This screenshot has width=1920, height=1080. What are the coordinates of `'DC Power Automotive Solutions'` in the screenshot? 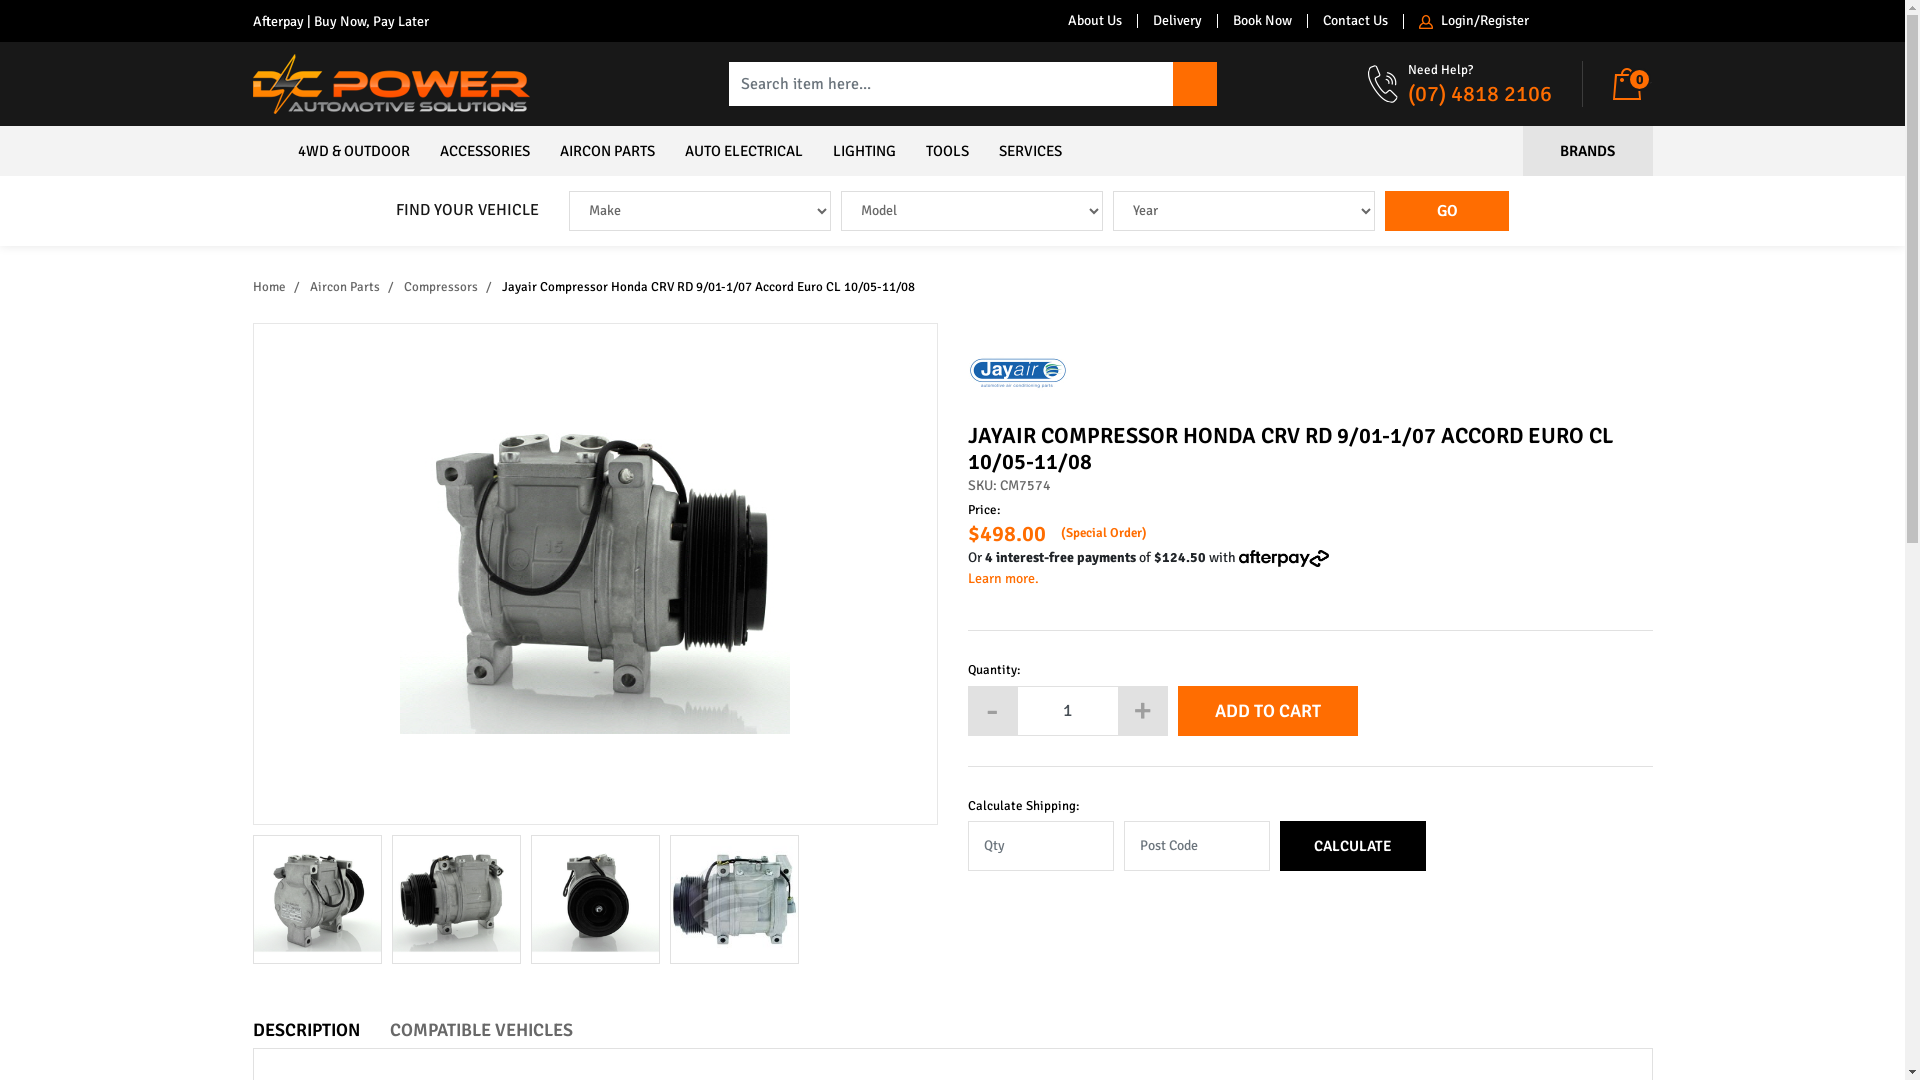 It's located at (251, 81).